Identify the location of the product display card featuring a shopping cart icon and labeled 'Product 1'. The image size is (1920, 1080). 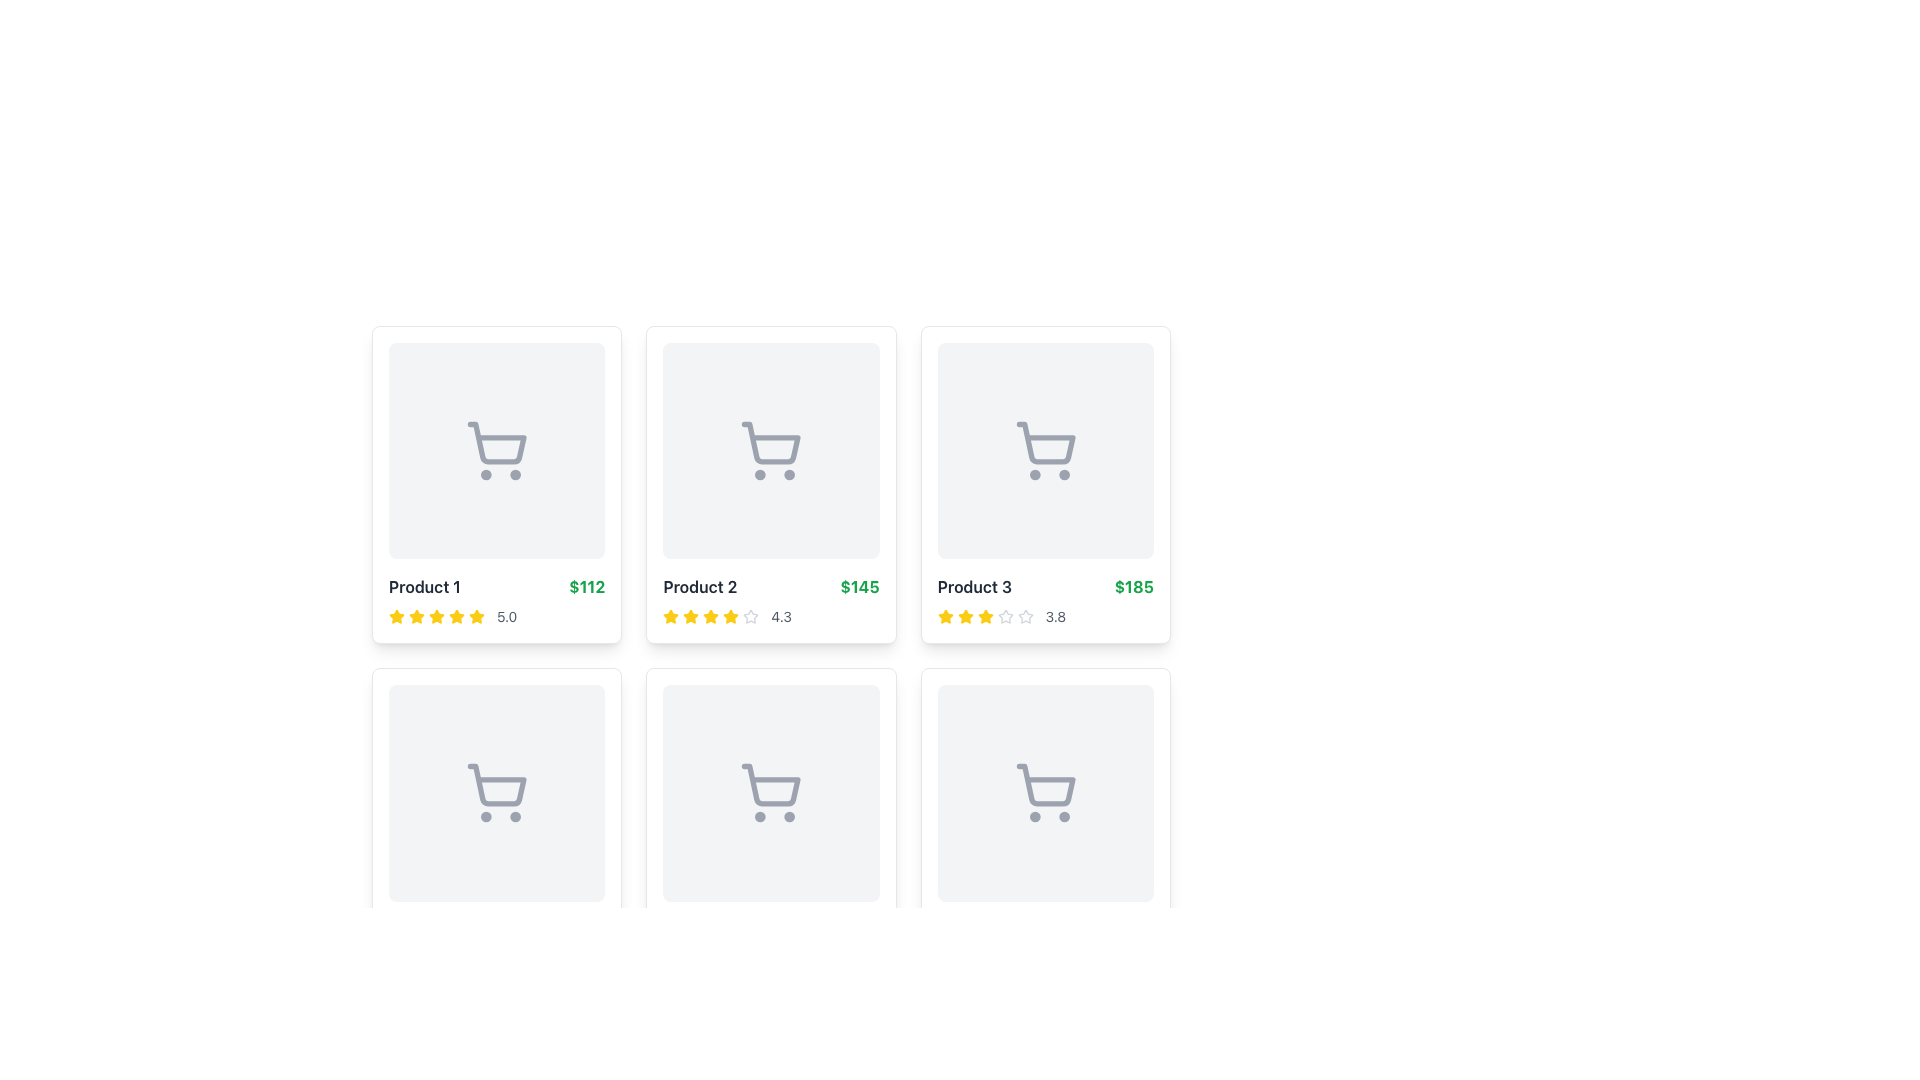
(497, 485).